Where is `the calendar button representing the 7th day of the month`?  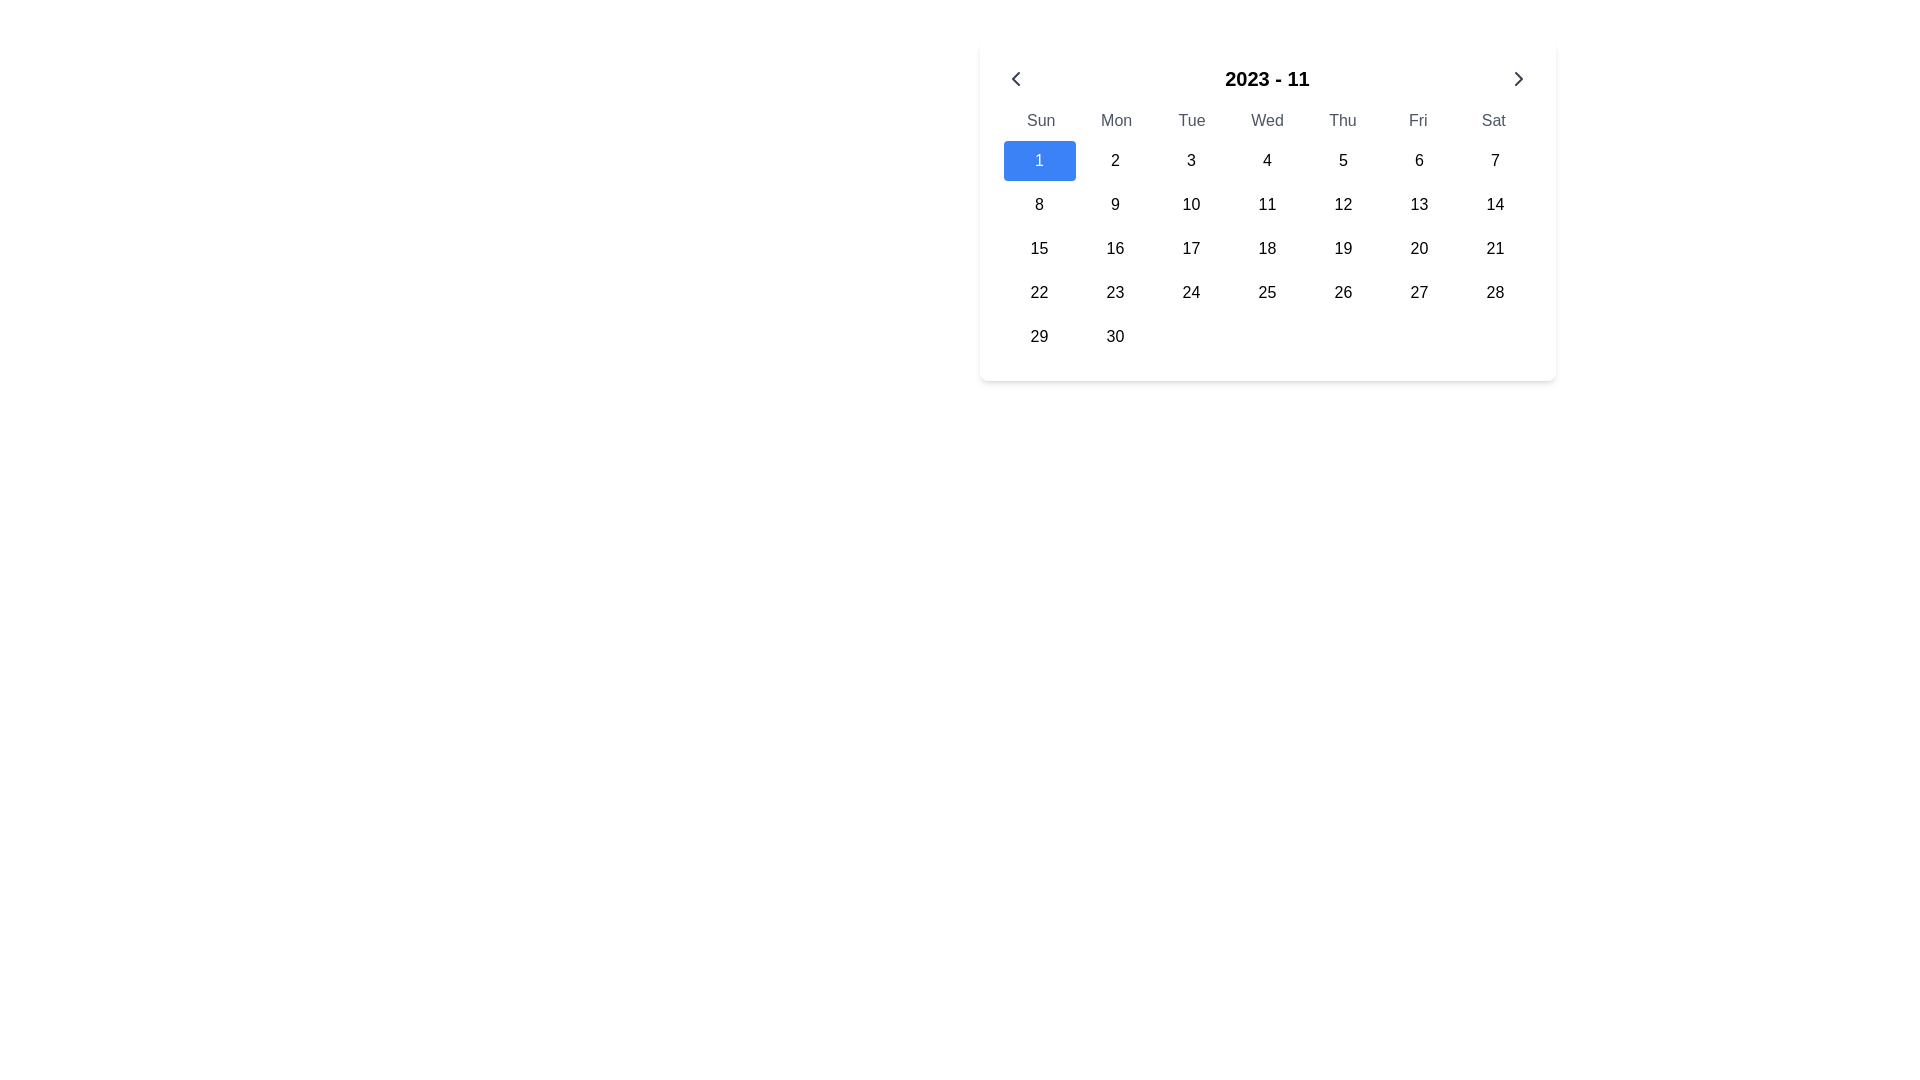
the calendar button representing the 7th day of the month is located at coordinates (1495, 160).